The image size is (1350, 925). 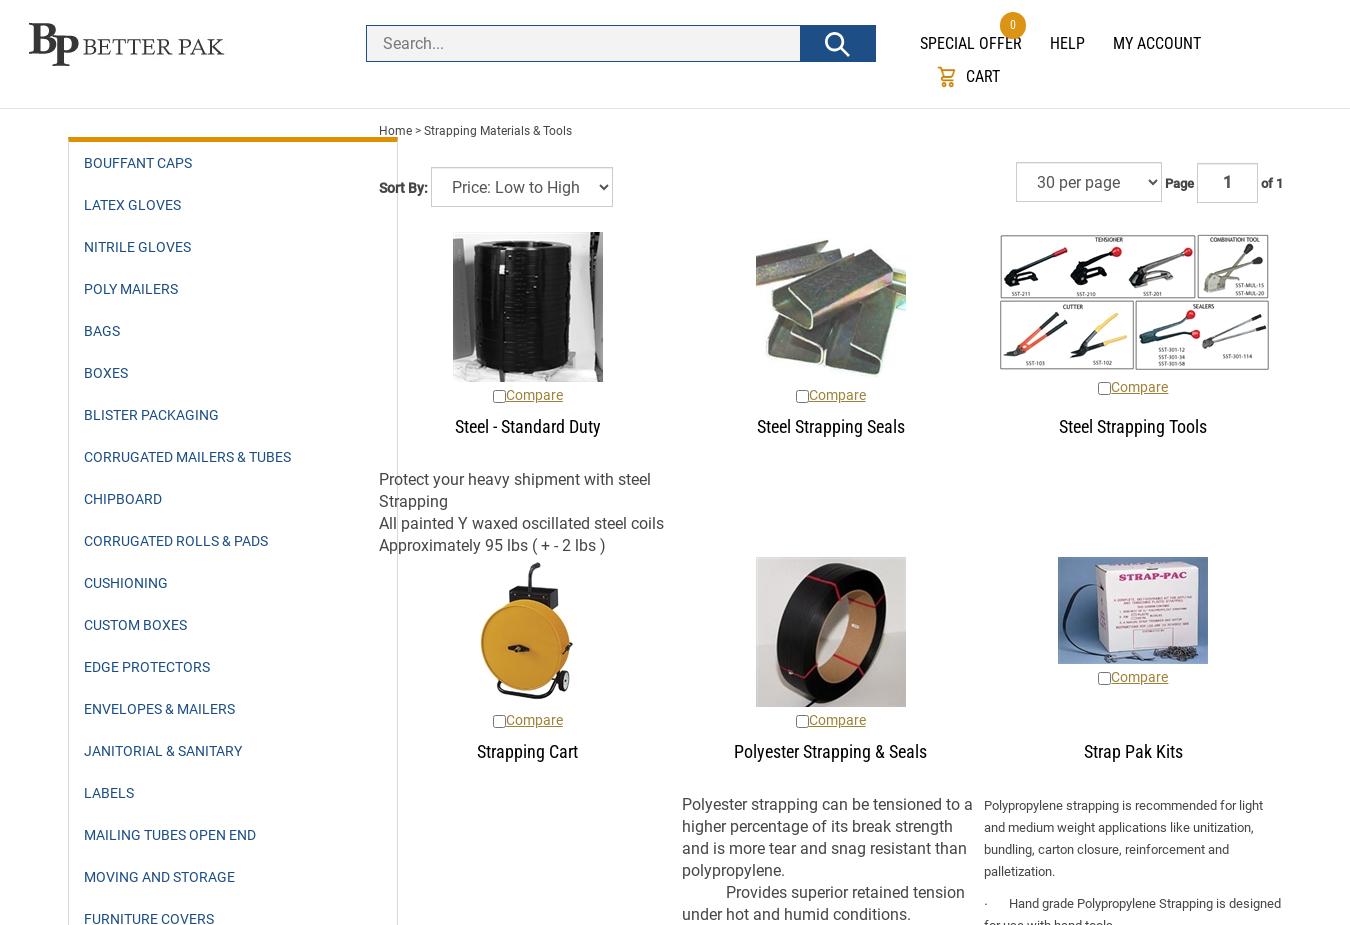 I want to click on 'All painted Y waxed oscillated steel coils', so click(x=519, y=523).